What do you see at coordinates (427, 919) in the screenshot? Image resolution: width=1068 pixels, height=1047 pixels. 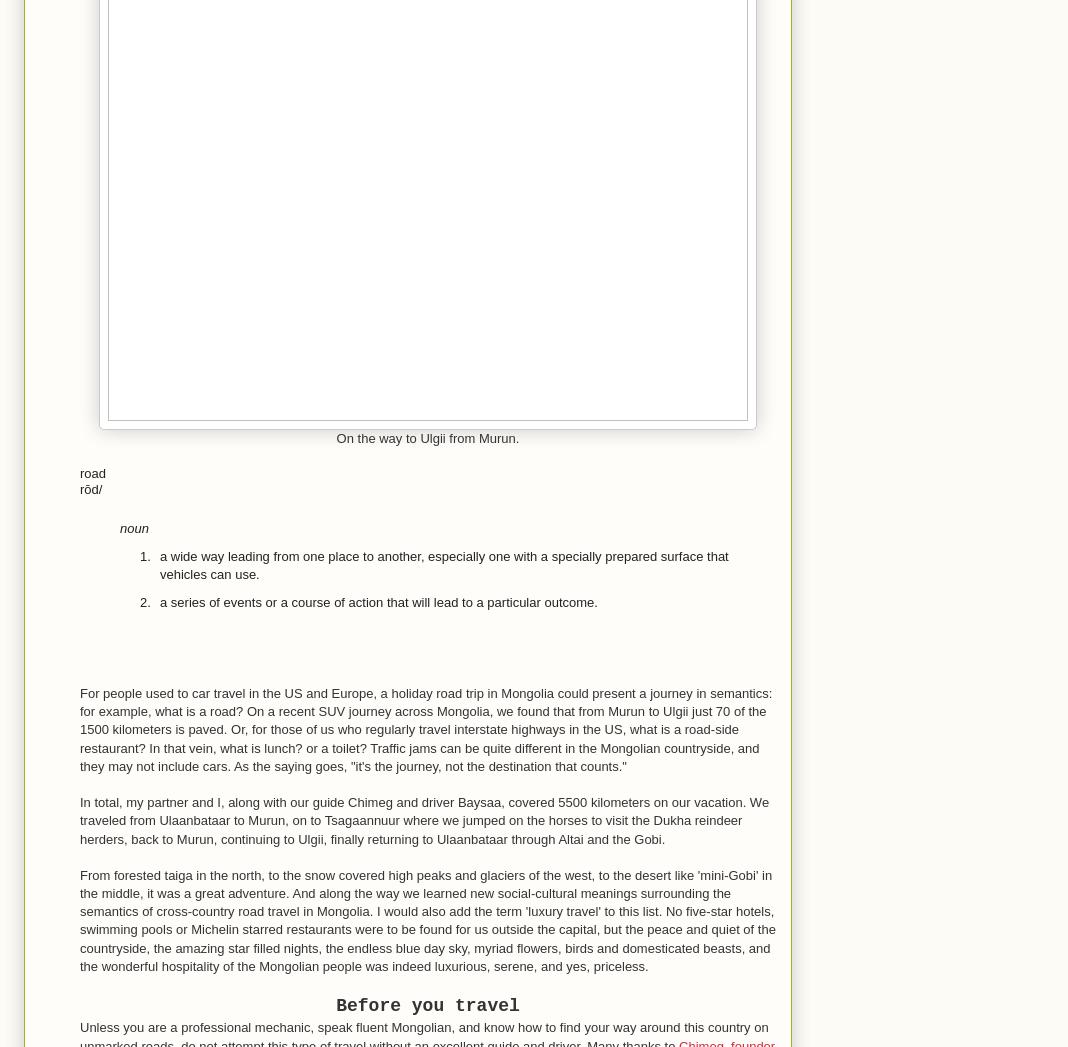 I see `'From forested taiga in the north, to the snow covered high peaks and glaciers of the west, to the desert like 'mini-Gobi' in the middle, it was a great adventure. And along the way we learned new social-cultural meanings surrounding the semantics of cross-country road travel in Mongolia. I would also add the term 'luxury travel' to this list. No five-star hotels, swimming pools or Michelin starred restaurants were to be found for us outside the capital, but the peace and quiet of the countryside, the amazing star filled nights, the endless blue day sky, myriad flowers, birds and domesticated beasts, and the wonderful hospitality of the Mongolian people was indeed luxurious, serene, and yes, priceless.'` at bounding box center [427, 919].